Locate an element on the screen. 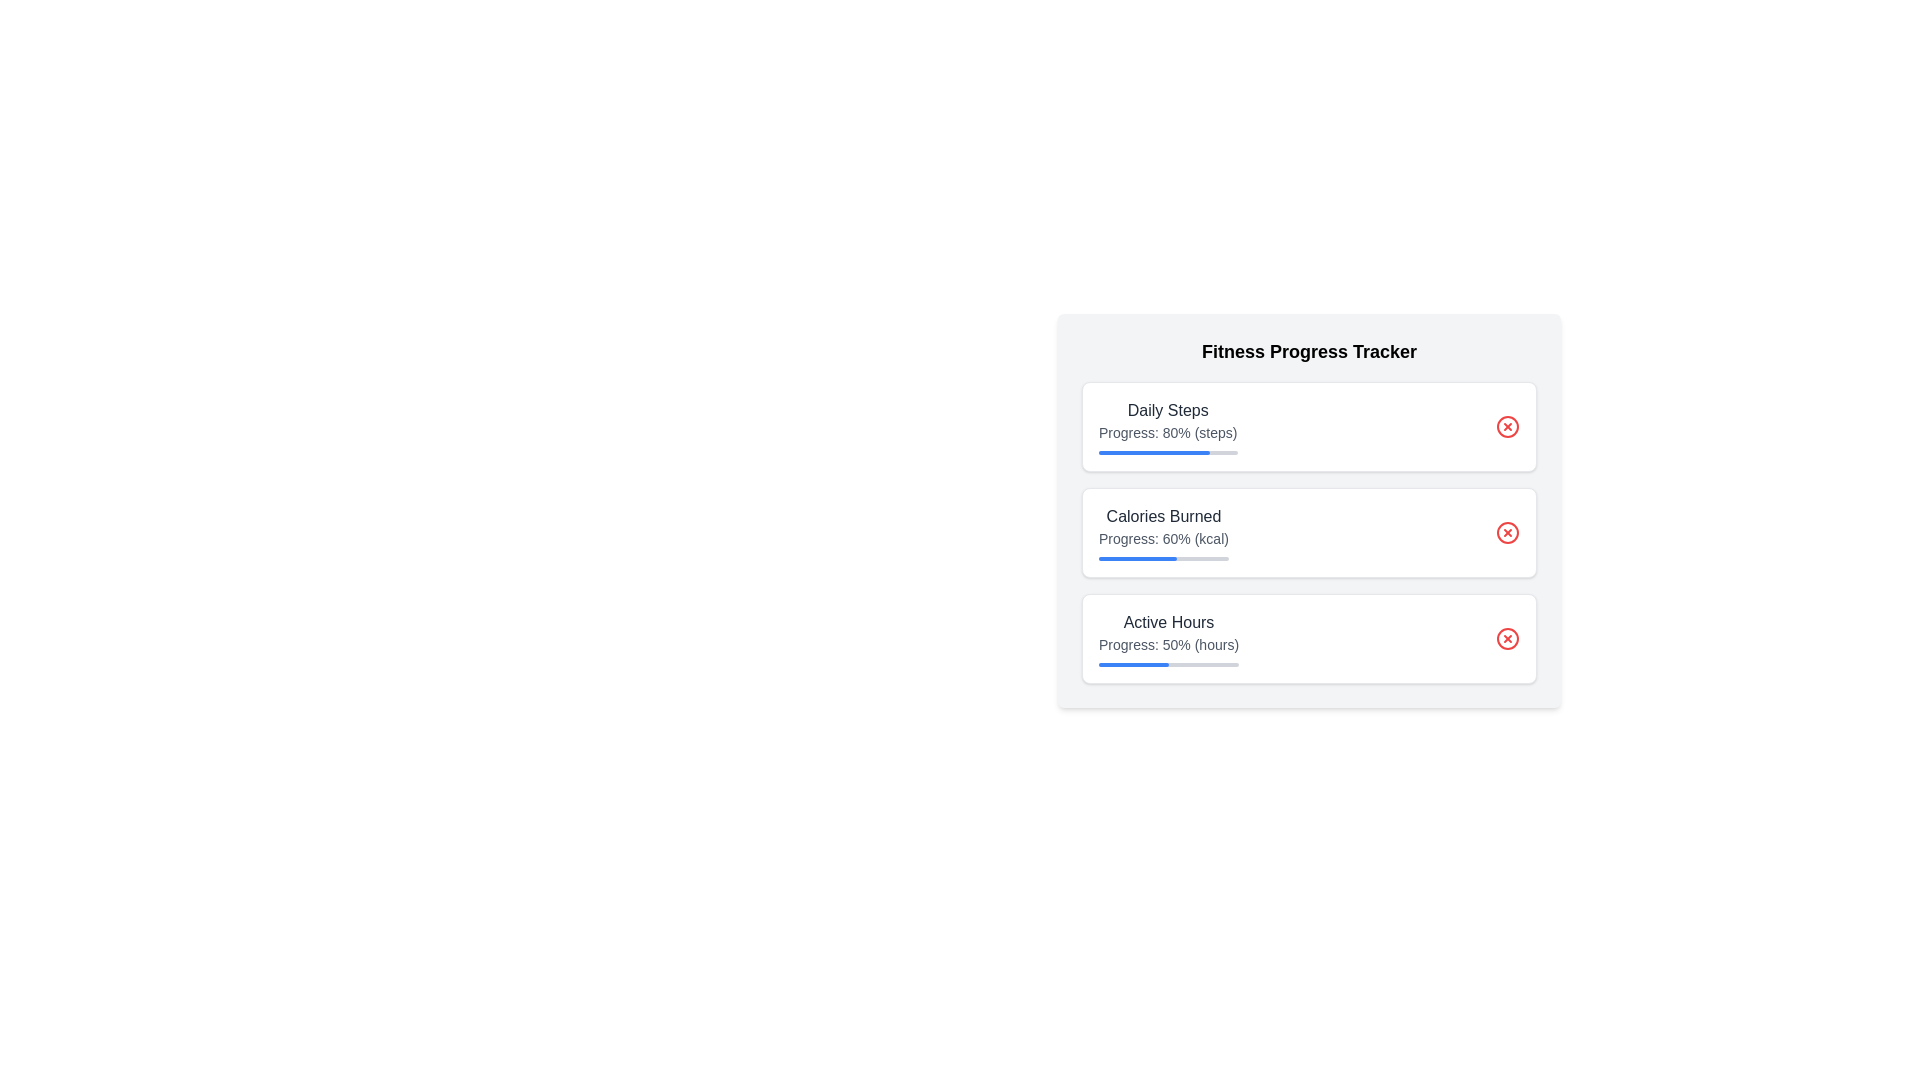 Image resolution: width=1920 pixels, height=1080 pixels. the bold title text label reading 'Fitness Progress Tracker' located at the top of the card is located at coordinates (1309, 350).